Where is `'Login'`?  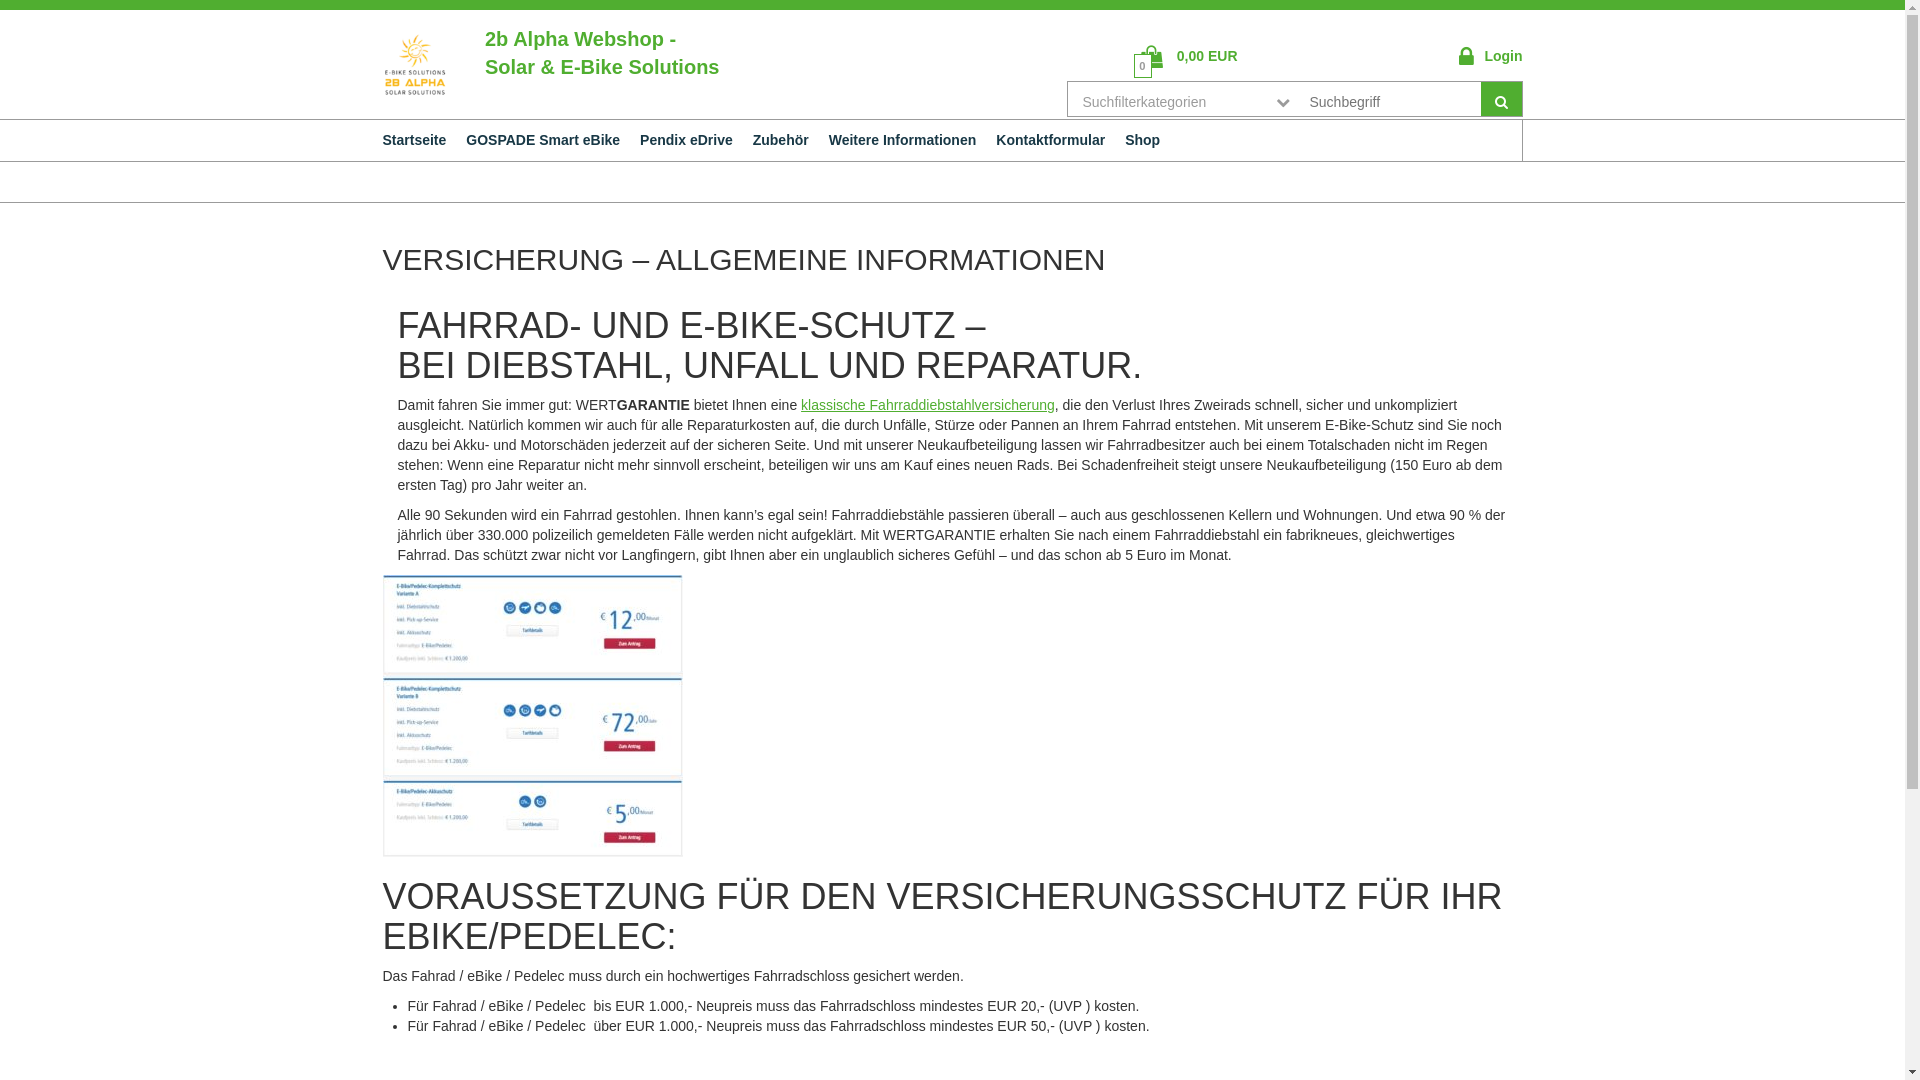 'Login' is located at coordinates (1490, 55).